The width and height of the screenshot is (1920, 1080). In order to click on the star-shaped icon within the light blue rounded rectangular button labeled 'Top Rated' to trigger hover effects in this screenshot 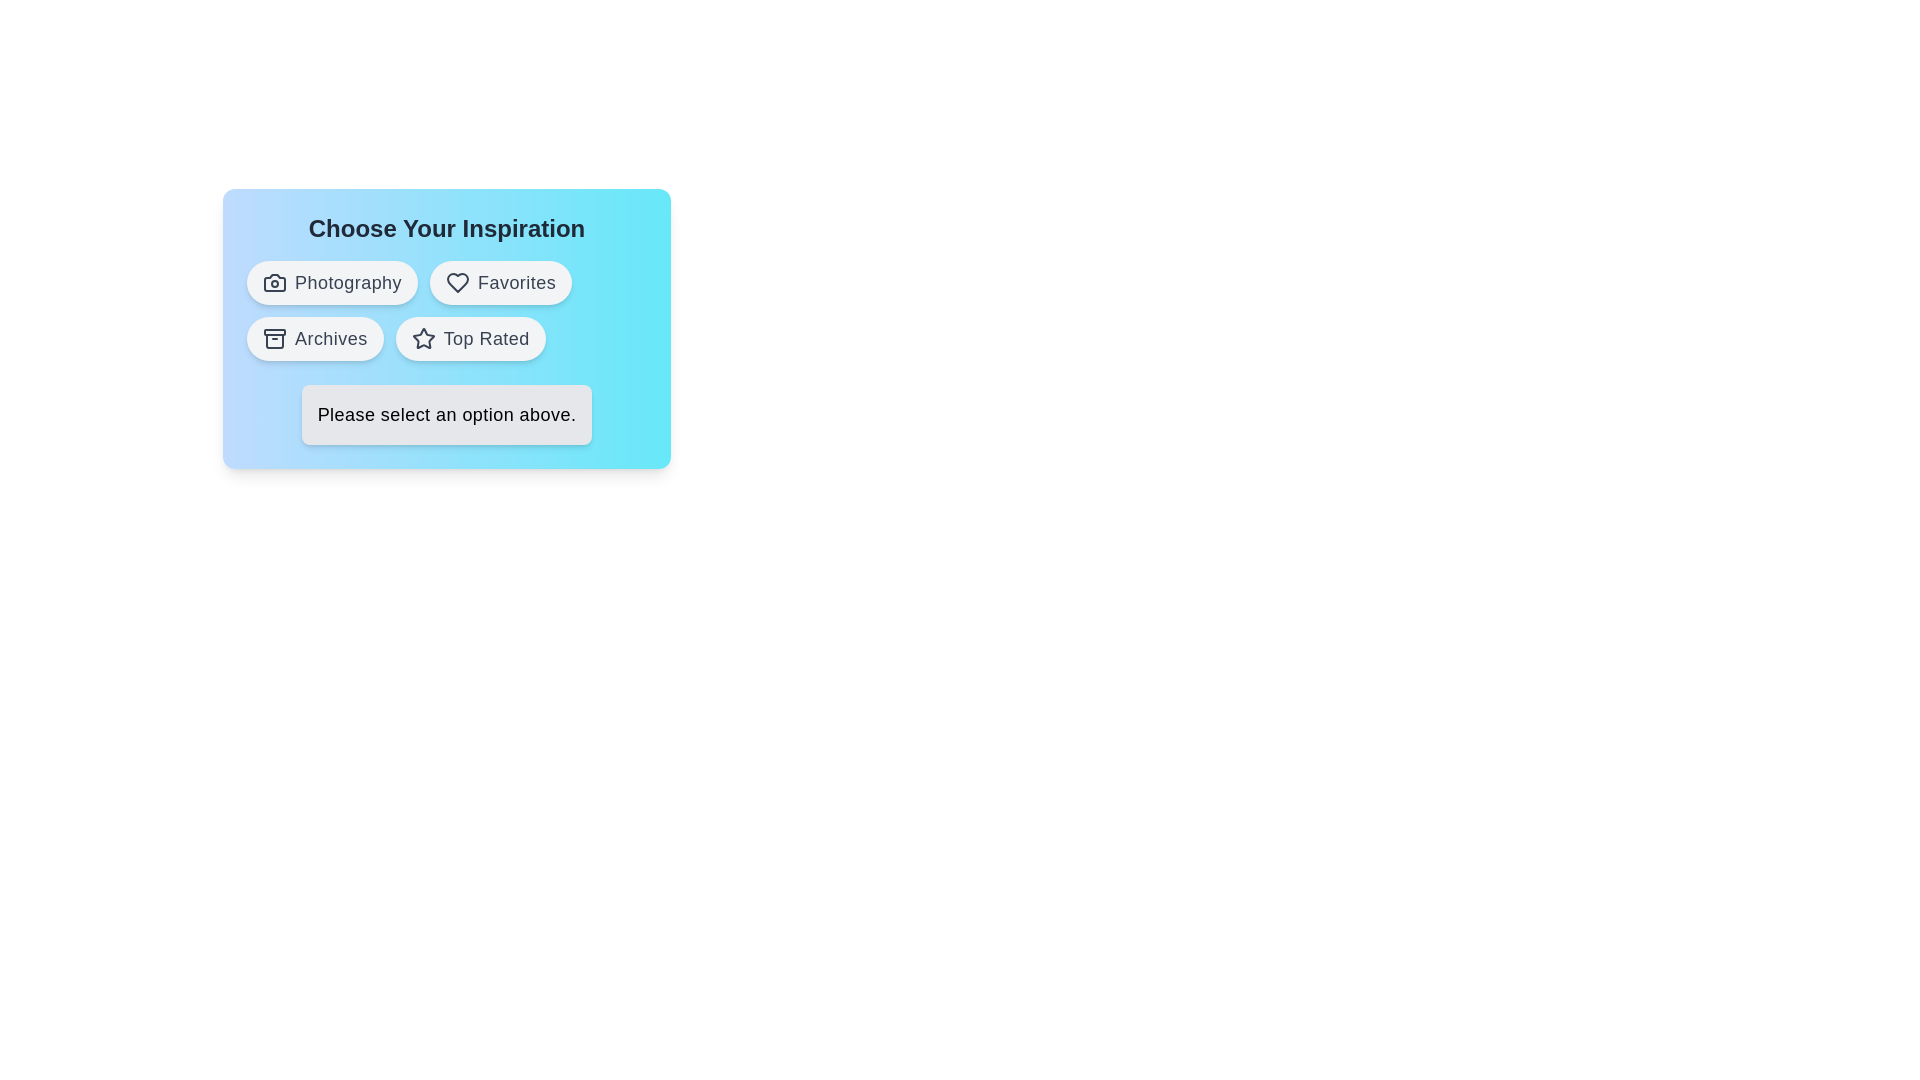, I will do `click(422, 337)`.